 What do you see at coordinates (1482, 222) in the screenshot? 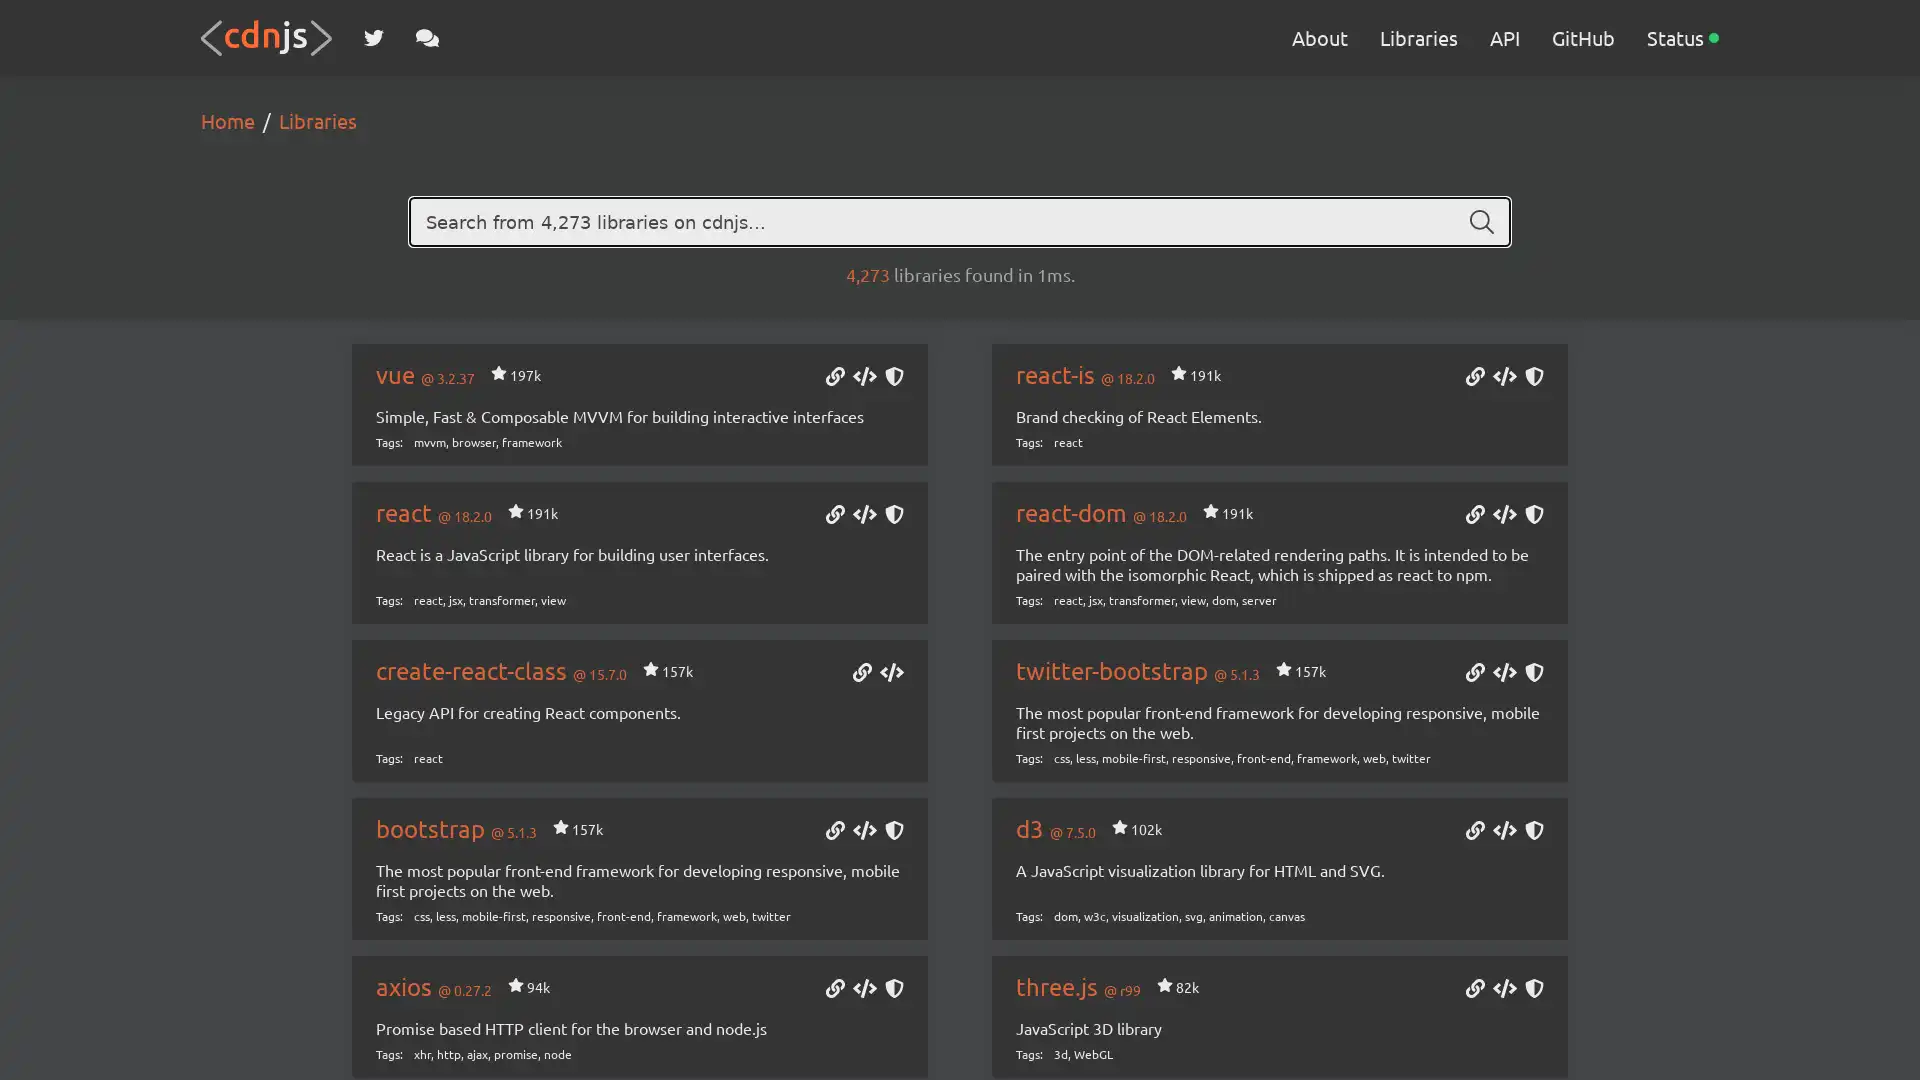
I see `Search` at bounding box center [1482, 222].